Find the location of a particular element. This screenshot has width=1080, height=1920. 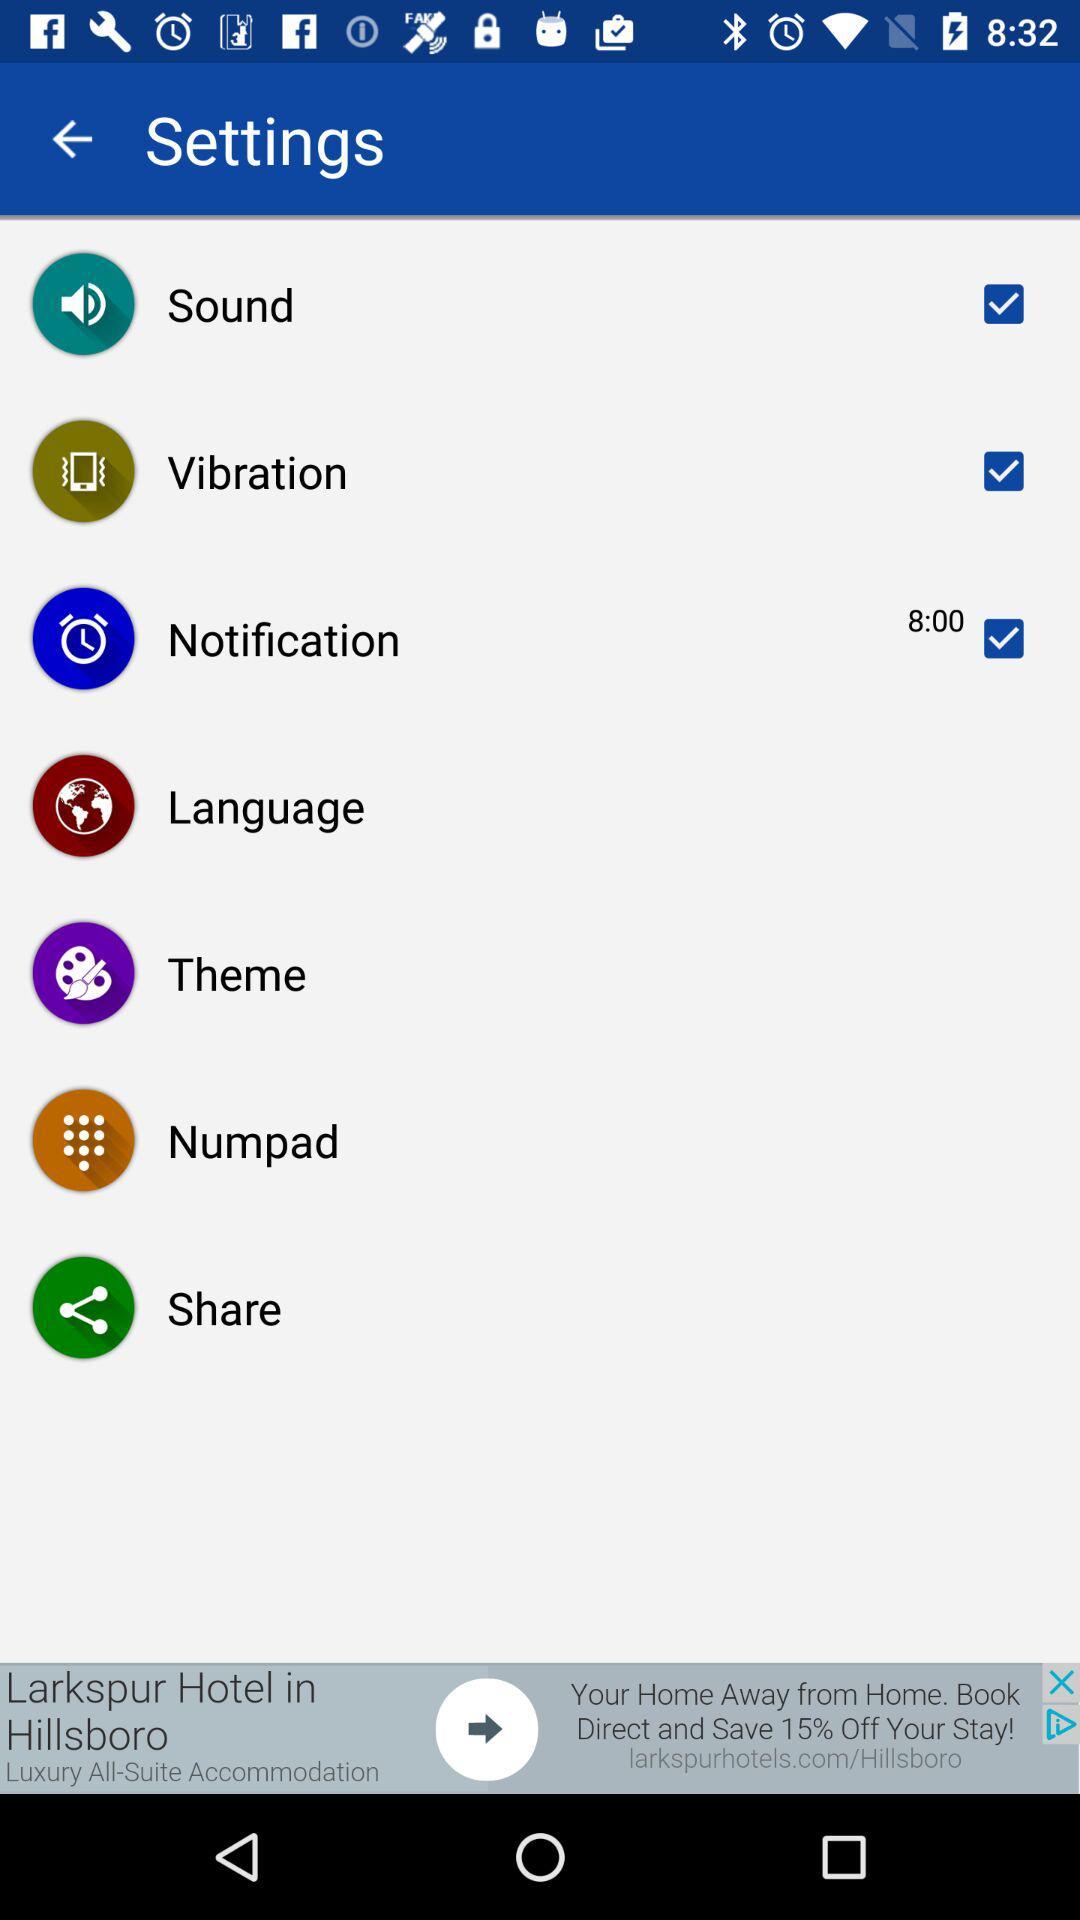

the vibration is located at coordinates (1003, 470).